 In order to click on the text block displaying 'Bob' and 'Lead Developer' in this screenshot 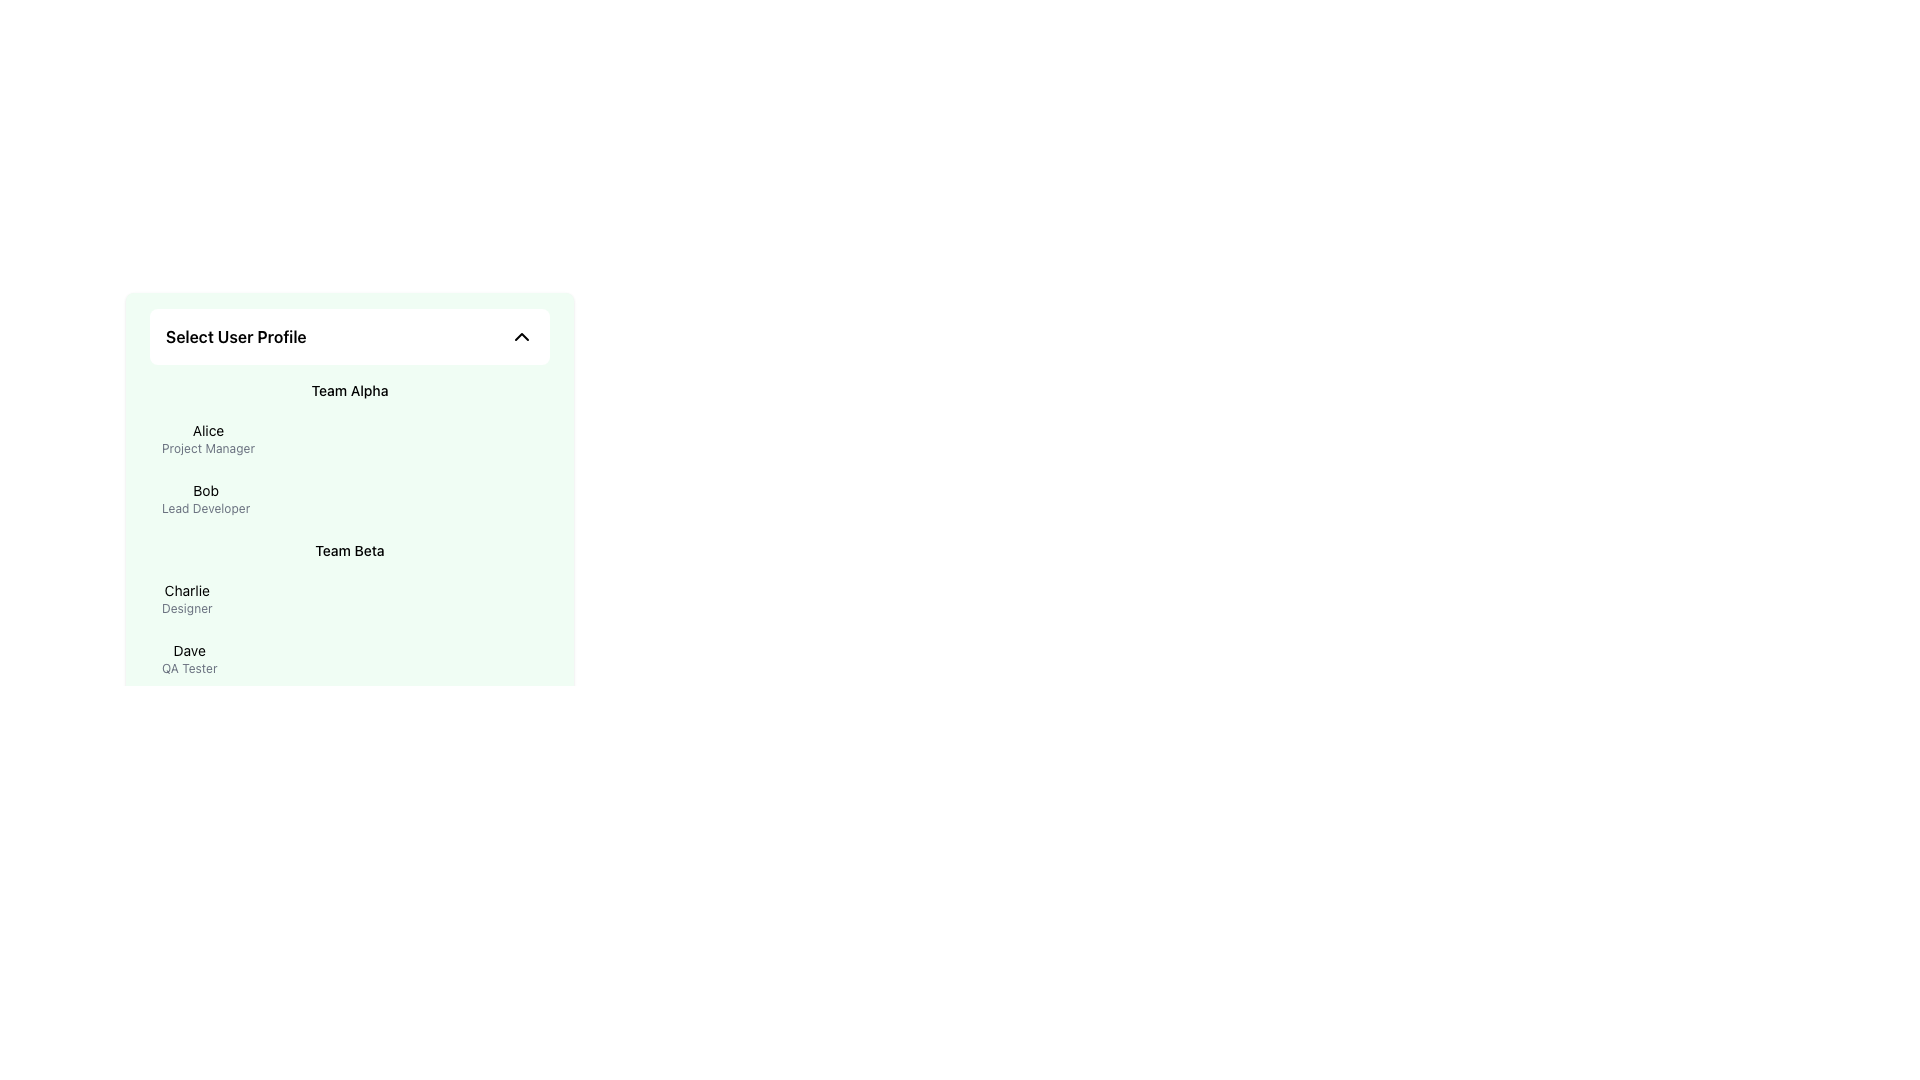, I will do `click(206, 497)`.